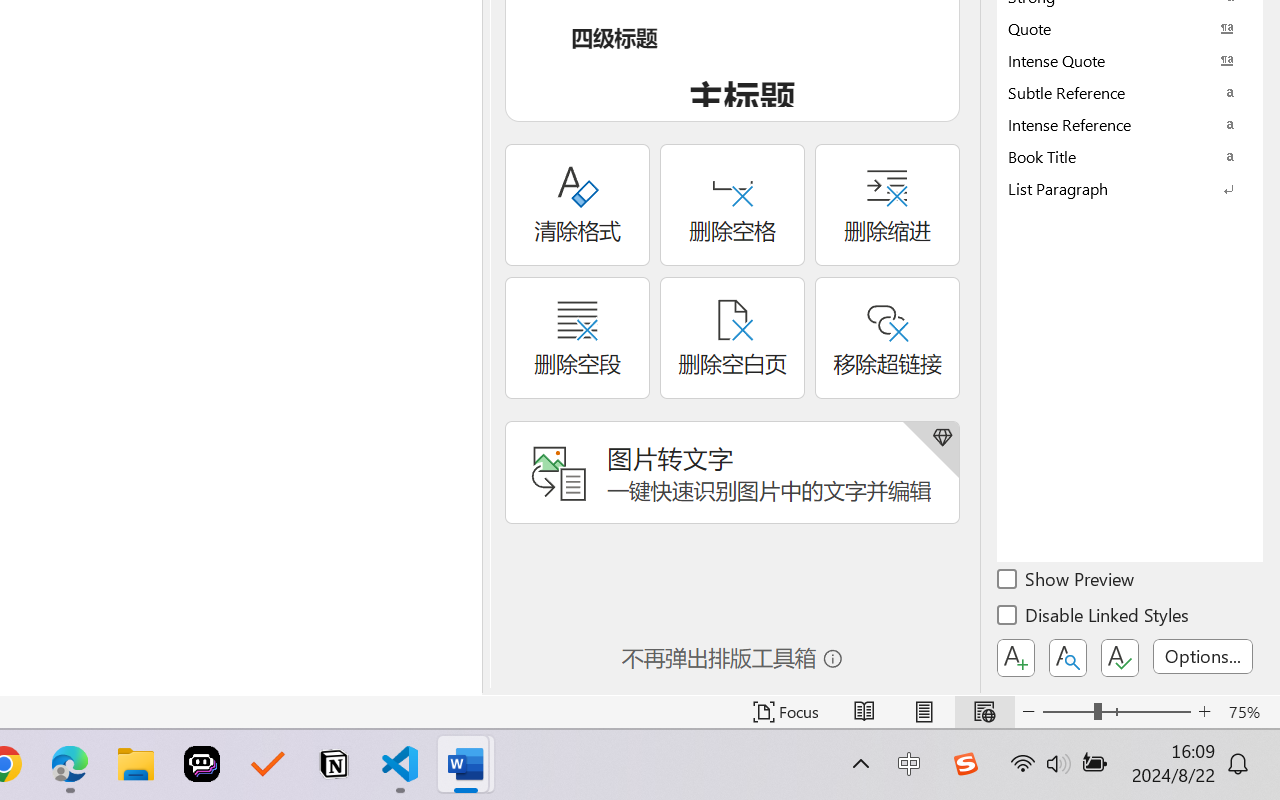 The width and height of the screenshot is (1280, 800). Describe the element at coordinates (785, 711) in the screenshot. I see `'Focus '` at that location.